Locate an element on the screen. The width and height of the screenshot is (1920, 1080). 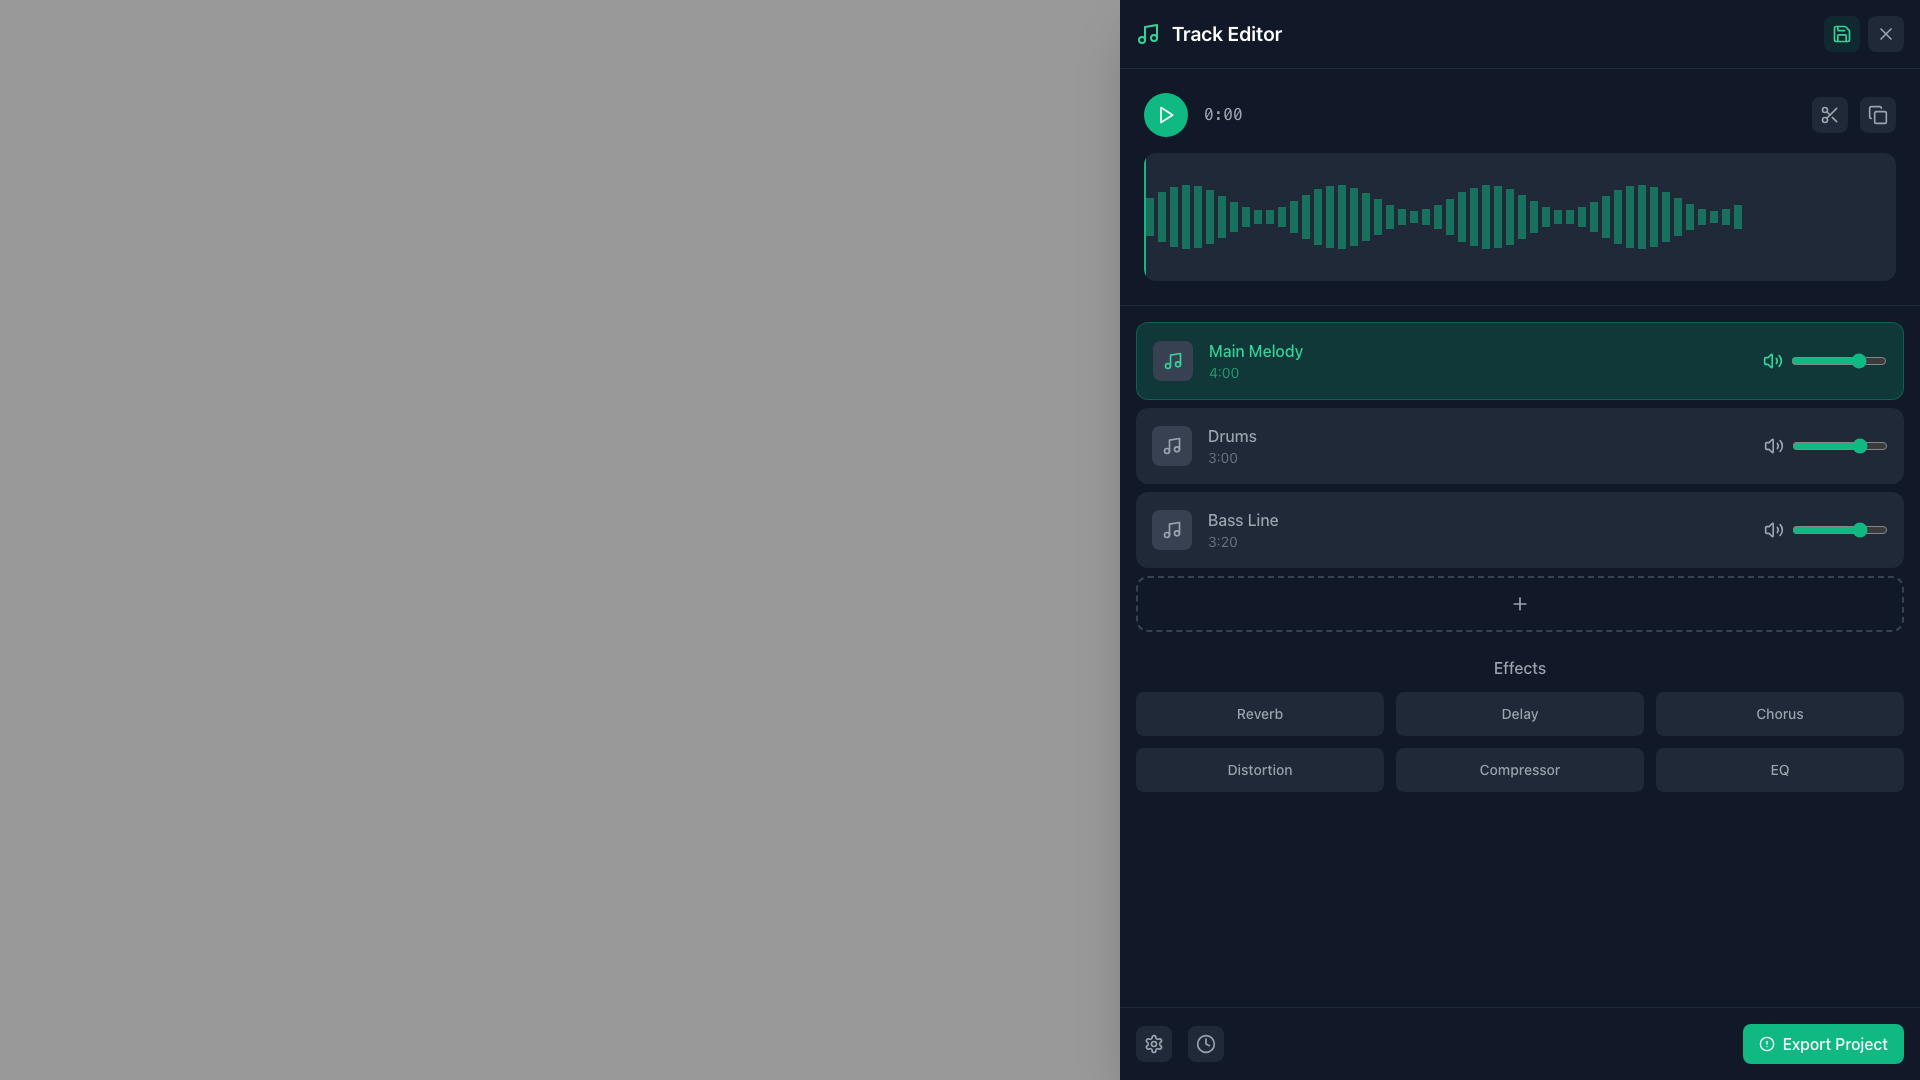
the button in the Effects section is located at coordinates (1520, 724).